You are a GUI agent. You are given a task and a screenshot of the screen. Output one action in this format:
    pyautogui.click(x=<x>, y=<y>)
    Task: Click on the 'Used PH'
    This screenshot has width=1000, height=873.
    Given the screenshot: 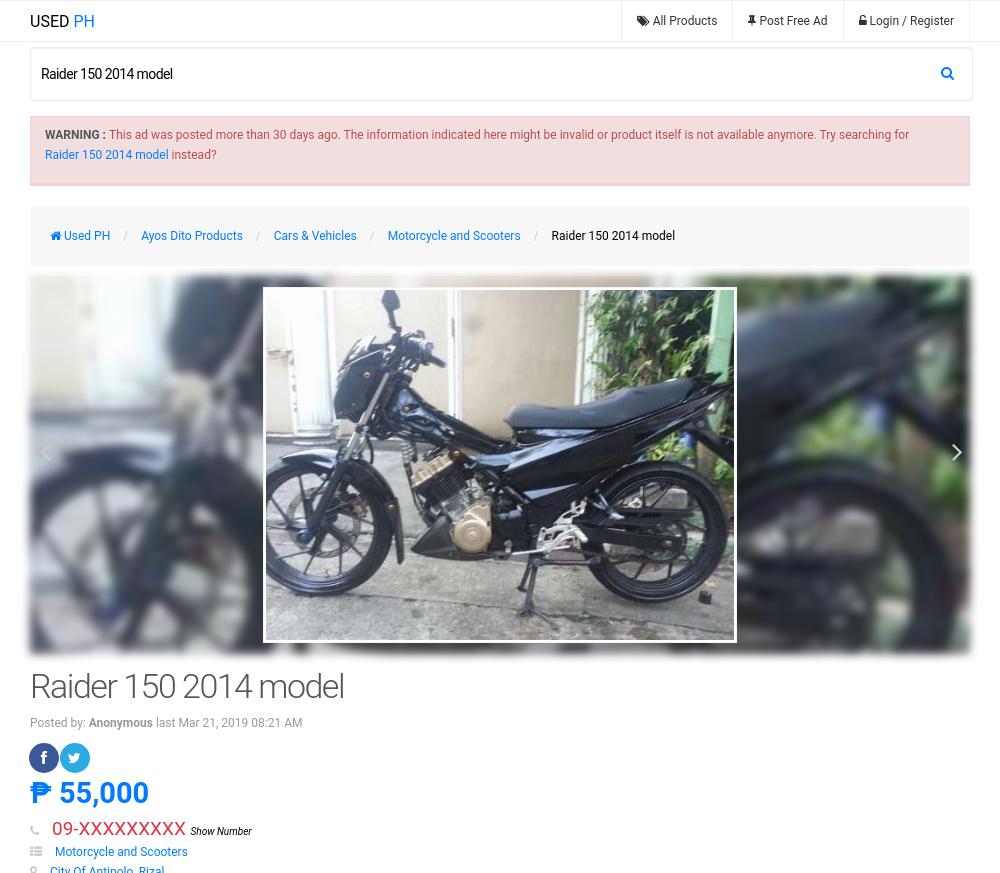 What is the action you would take?
    pyautogui.click(x=62, y=234)
    